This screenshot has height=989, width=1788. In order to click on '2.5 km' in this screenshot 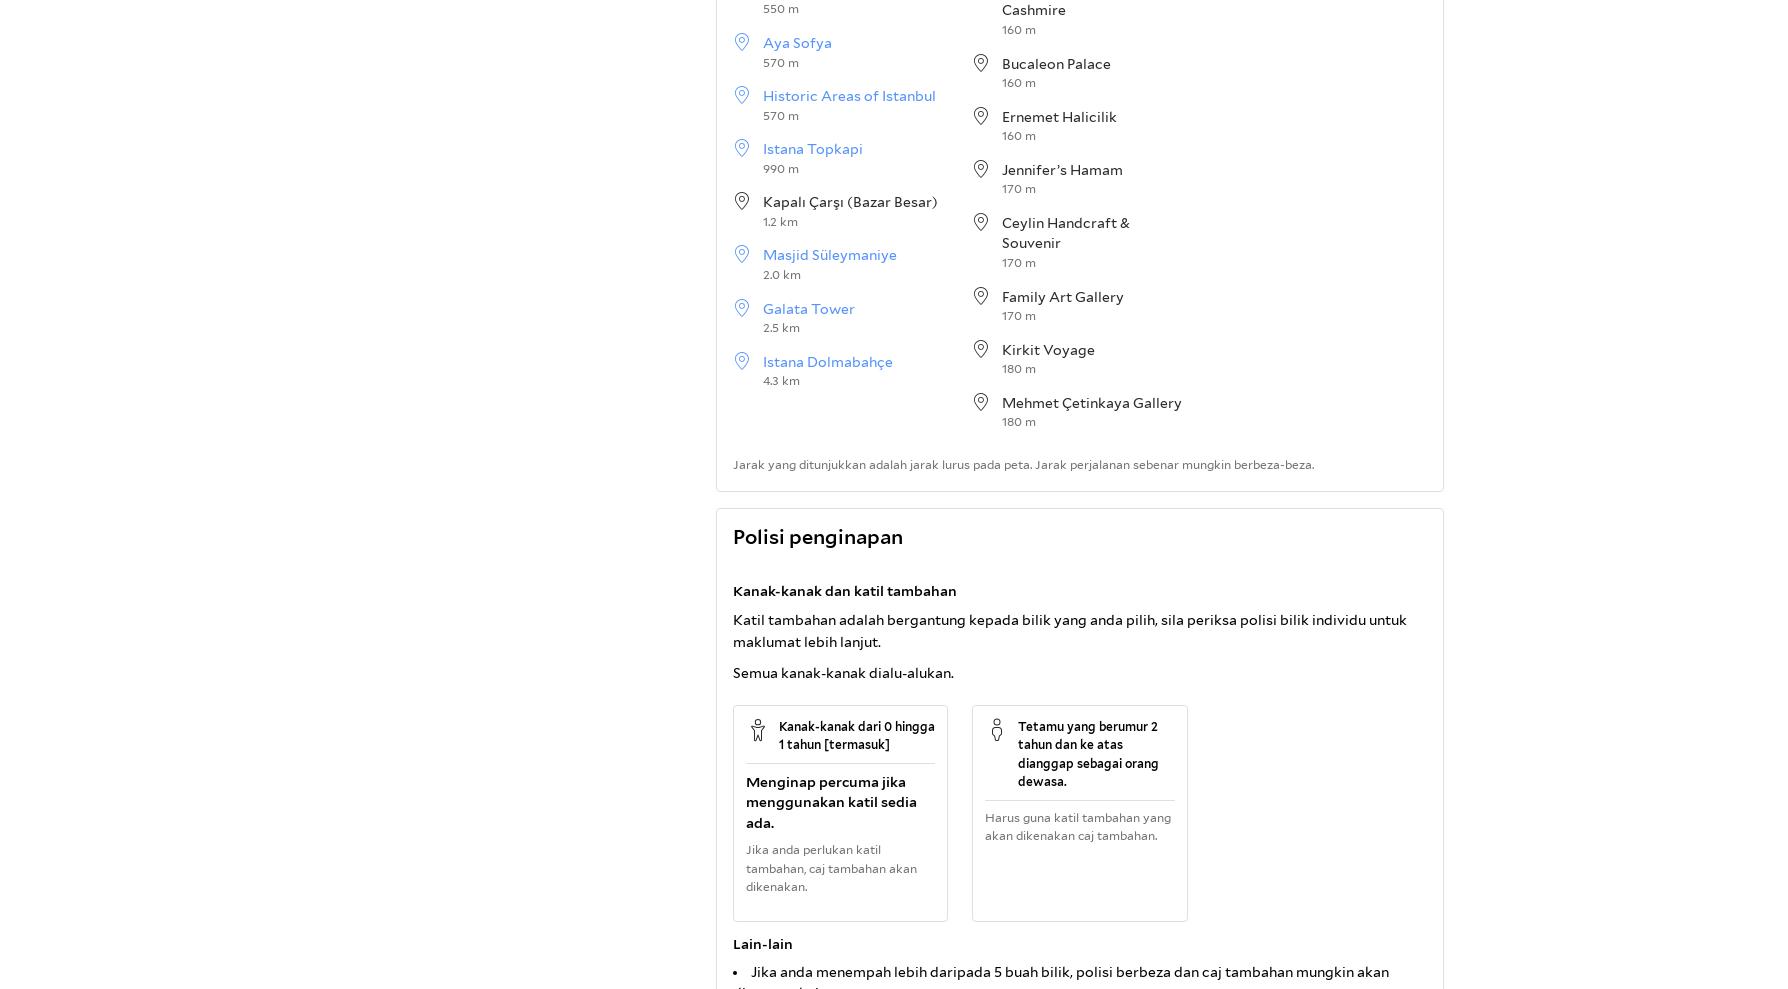, I will do `click(780, 327)`.